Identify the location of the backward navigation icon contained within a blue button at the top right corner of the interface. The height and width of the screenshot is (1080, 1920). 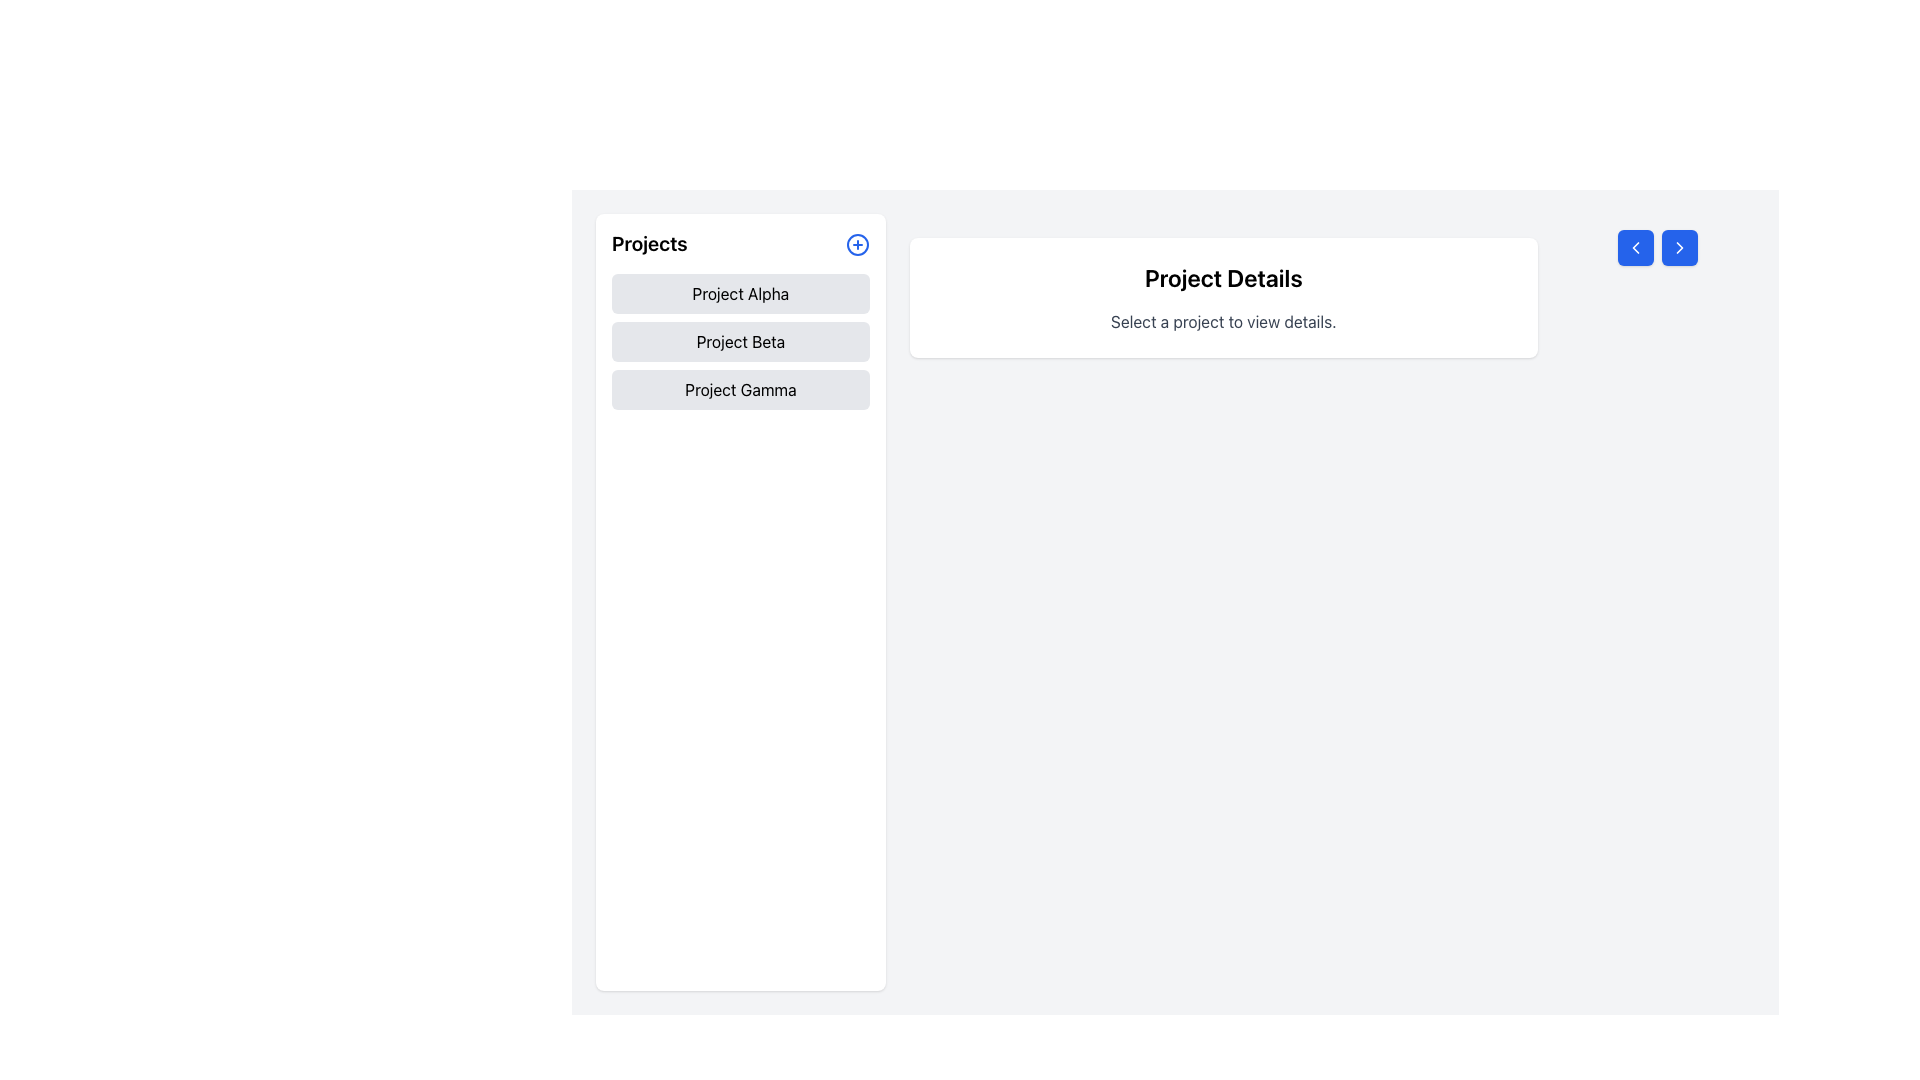
(1636, 246).